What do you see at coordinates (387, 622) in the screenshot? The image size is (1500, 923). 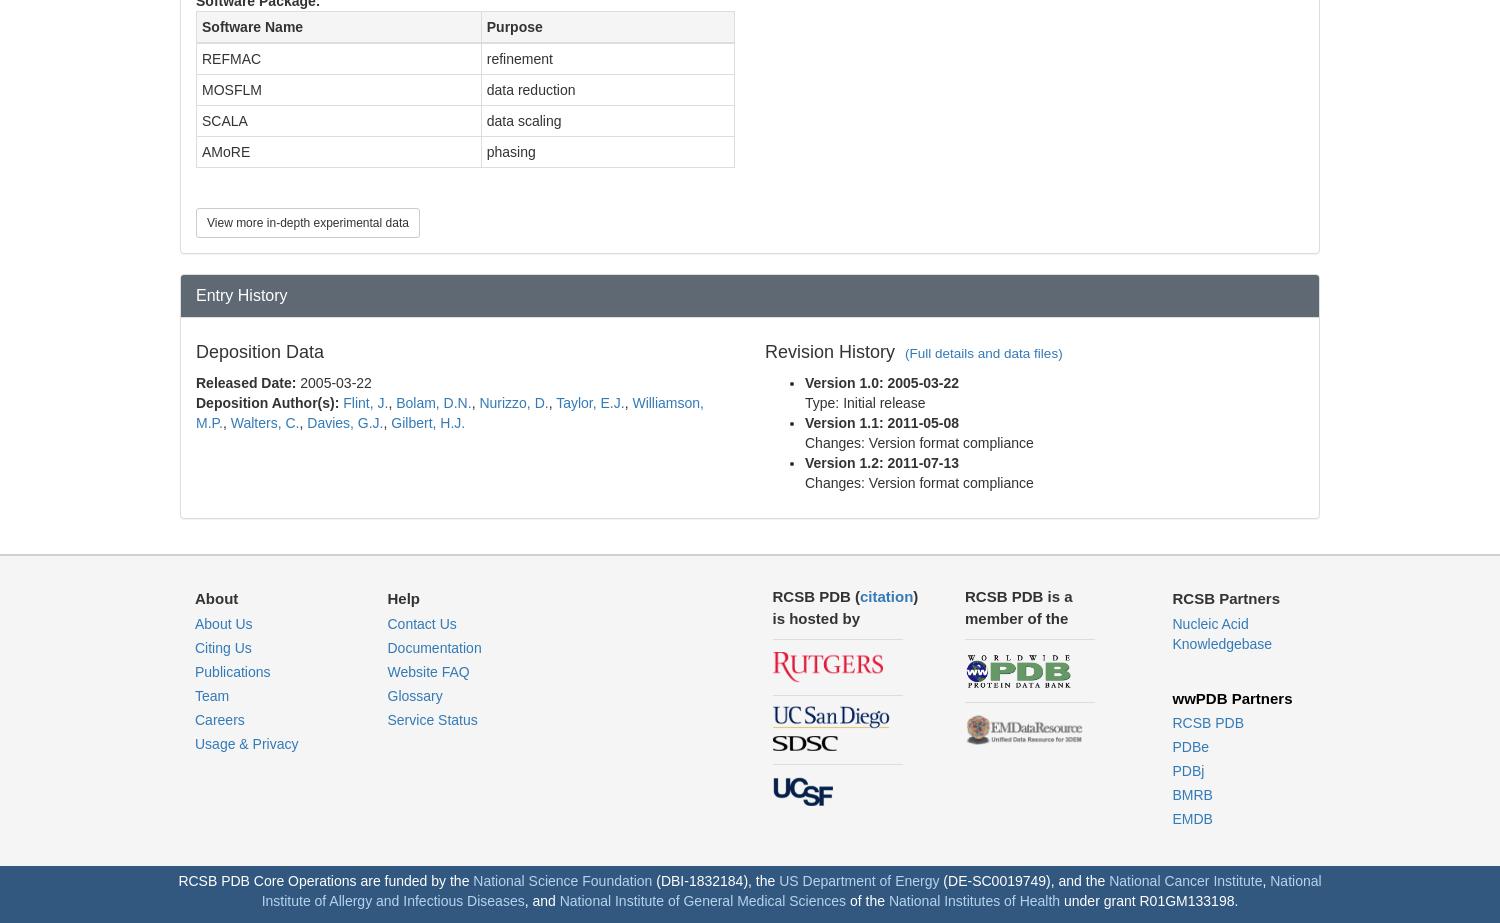 I see `'Contact Us'` at bounding box center [387, 622].